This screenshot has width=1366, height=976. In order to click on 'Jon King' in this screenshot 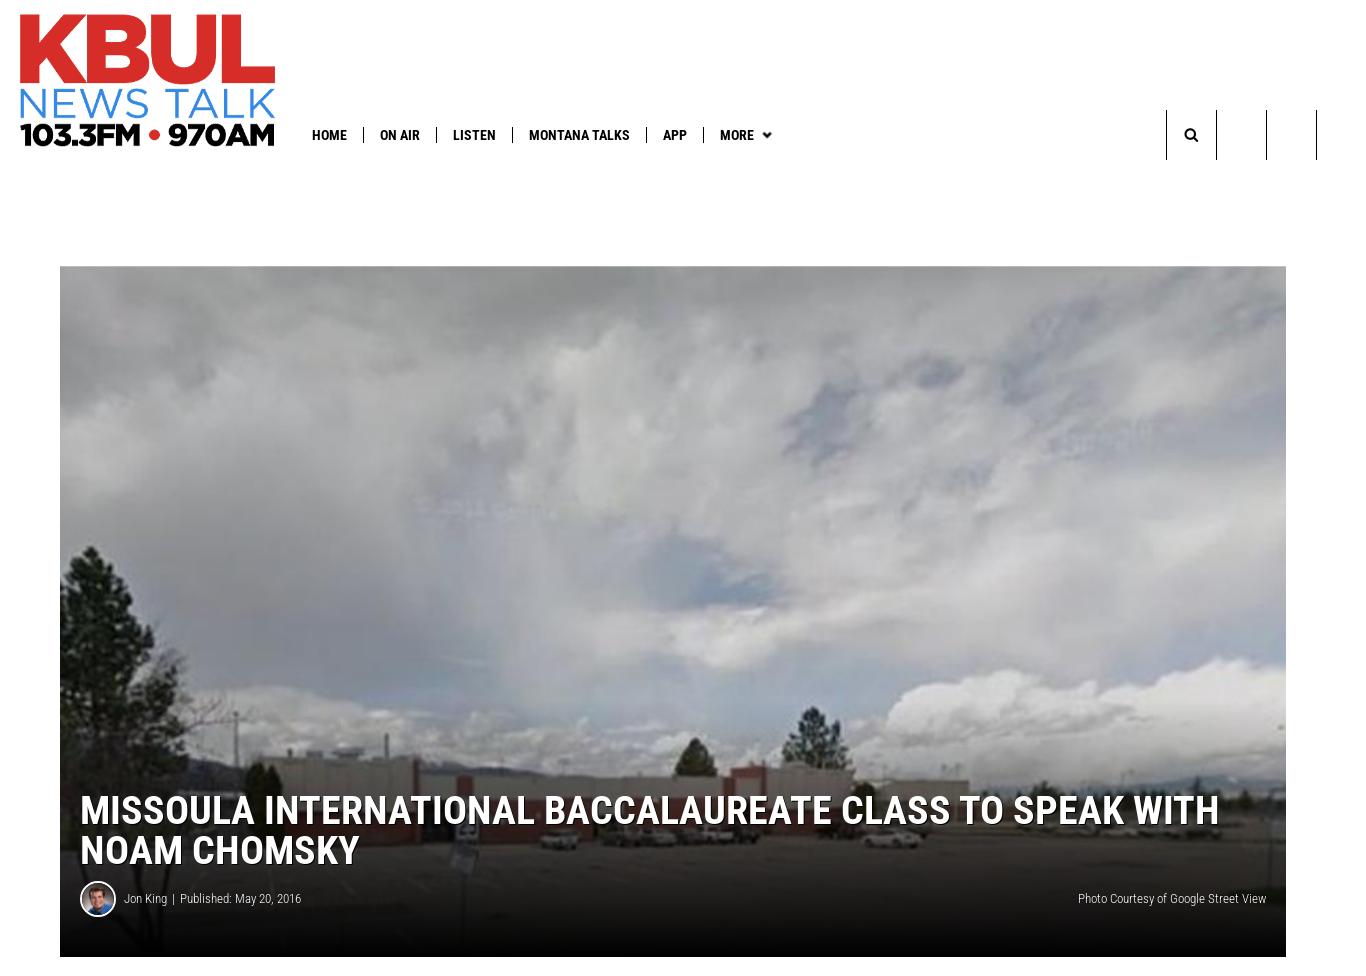, I will do `click(144, 929)`.